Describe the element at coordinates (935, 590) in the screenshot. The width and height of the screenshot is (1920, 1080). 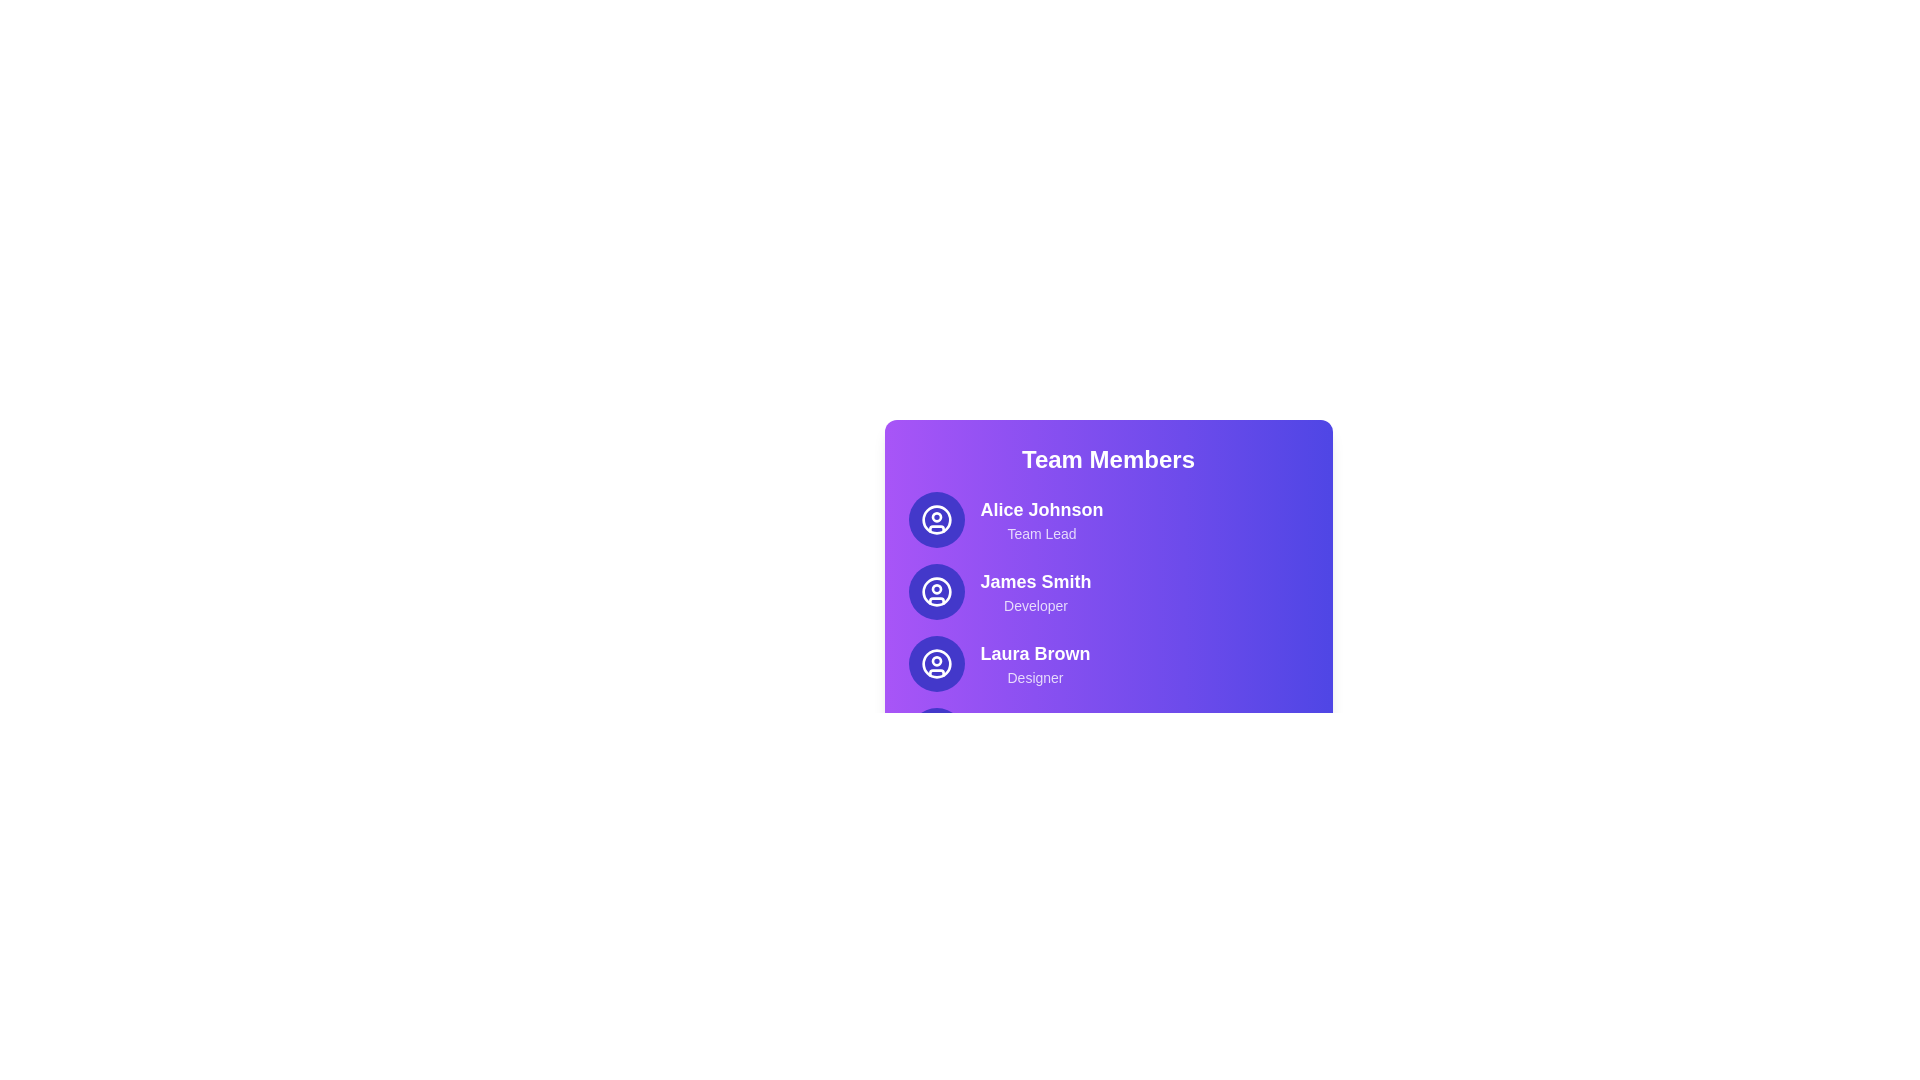
I see `the circular icon button with a dark indigo background and a white outlined user profile icon, located next to 'James Smith', the second avatar in the 'Team Members' section` at that location.